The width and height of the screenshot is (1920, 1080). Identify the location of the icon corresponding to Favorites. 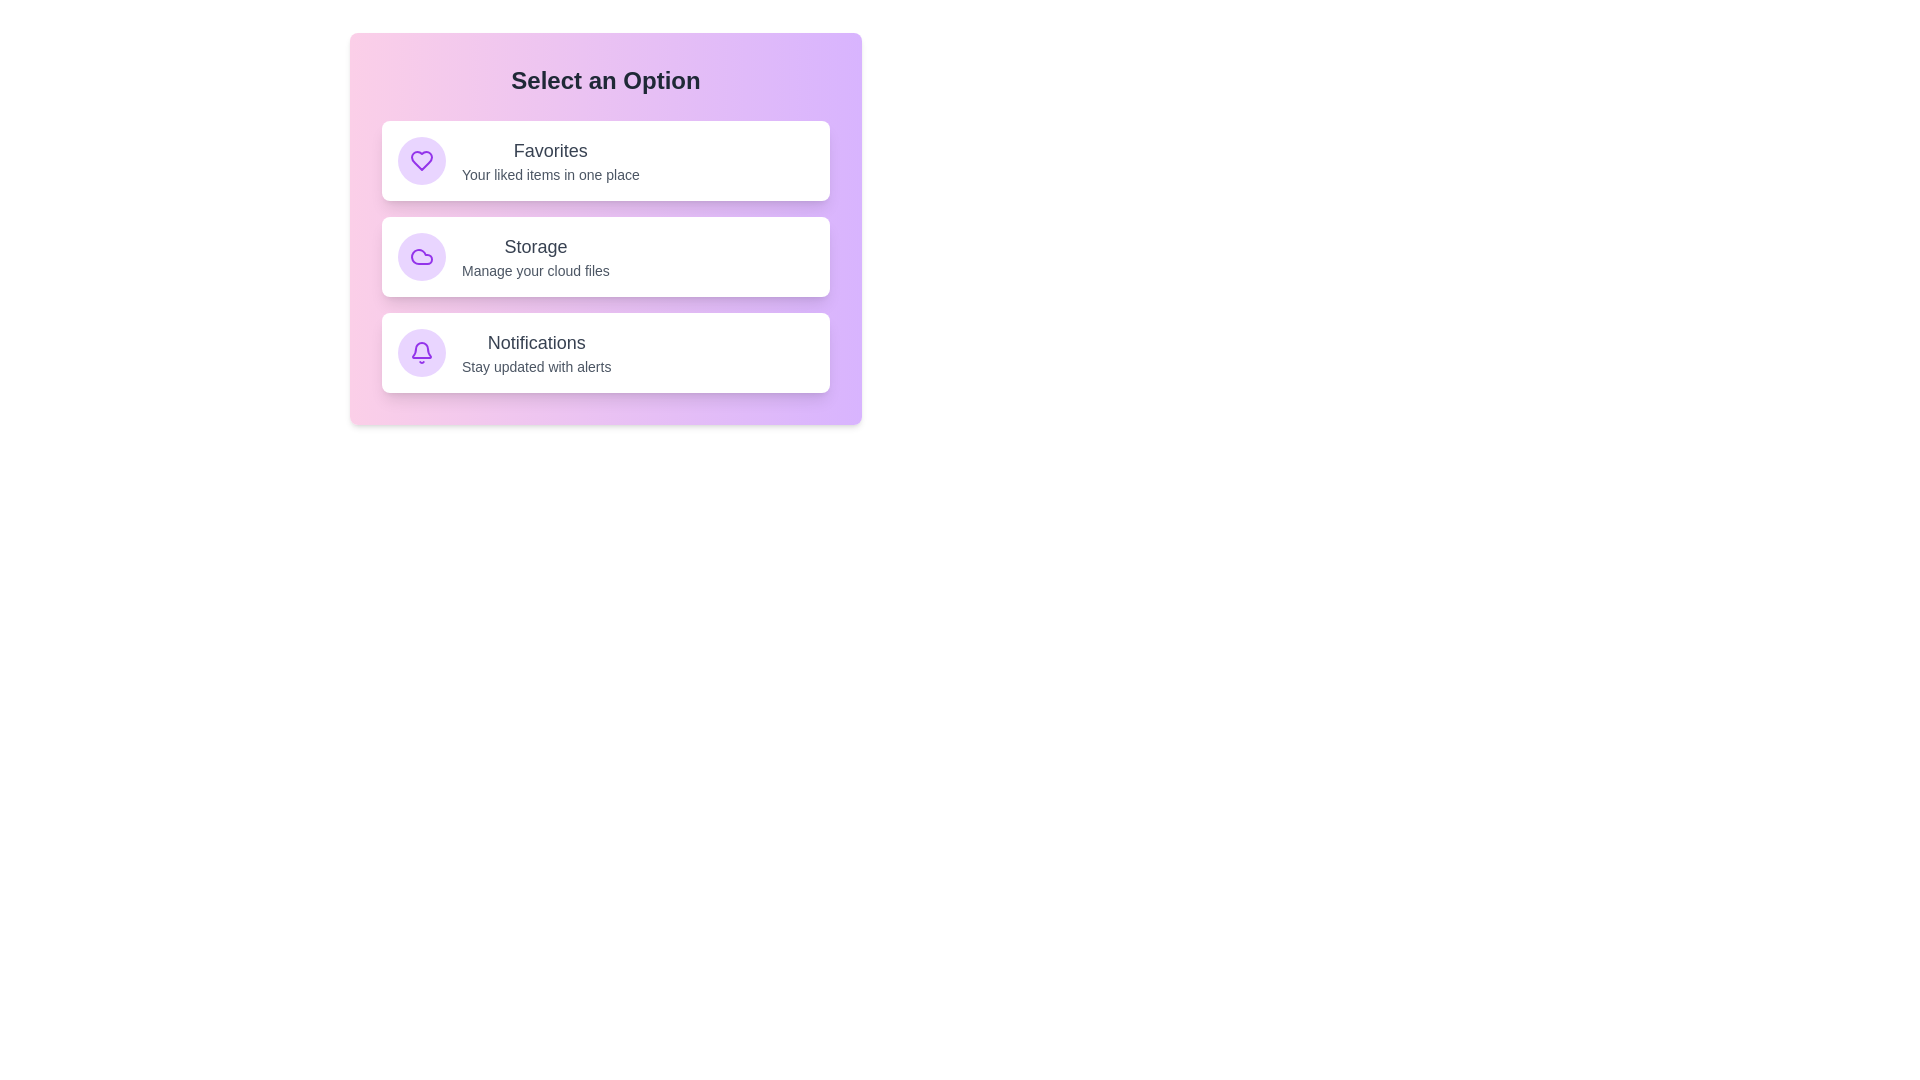
(421, 160).